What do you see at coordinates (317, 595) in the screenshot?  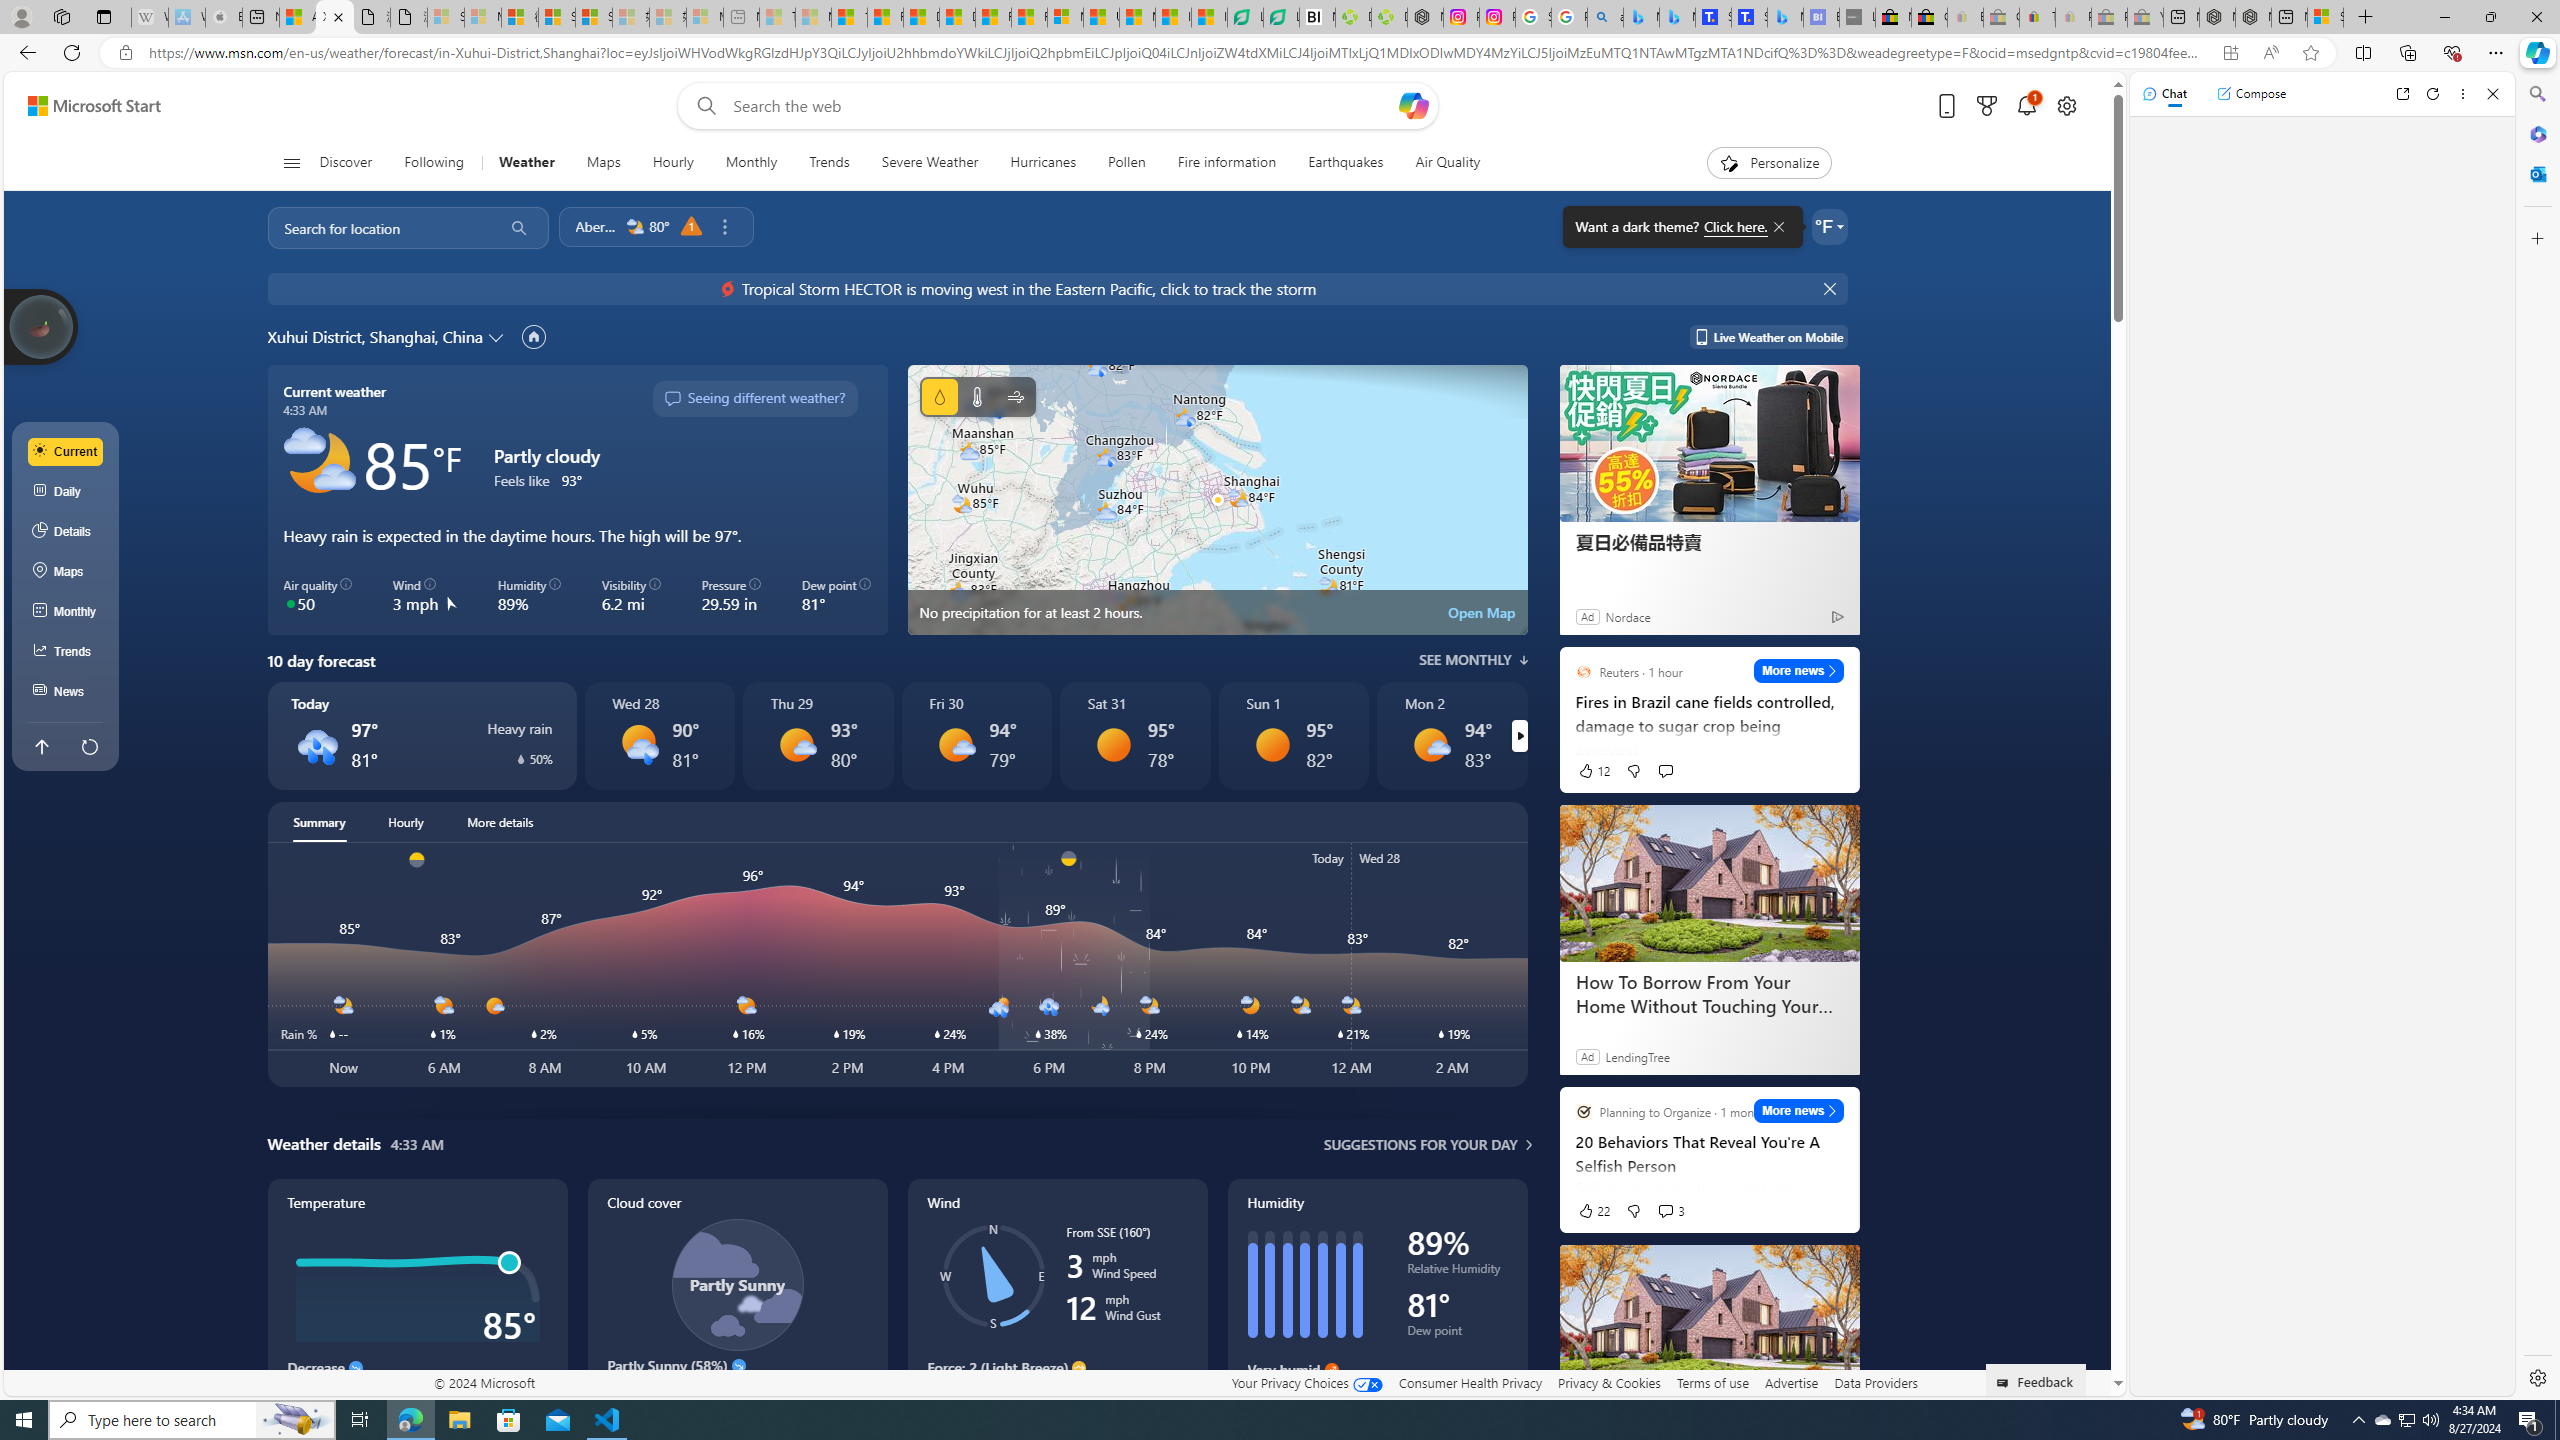 I see `'Air quality 50'` at bounding box center [317, 595].